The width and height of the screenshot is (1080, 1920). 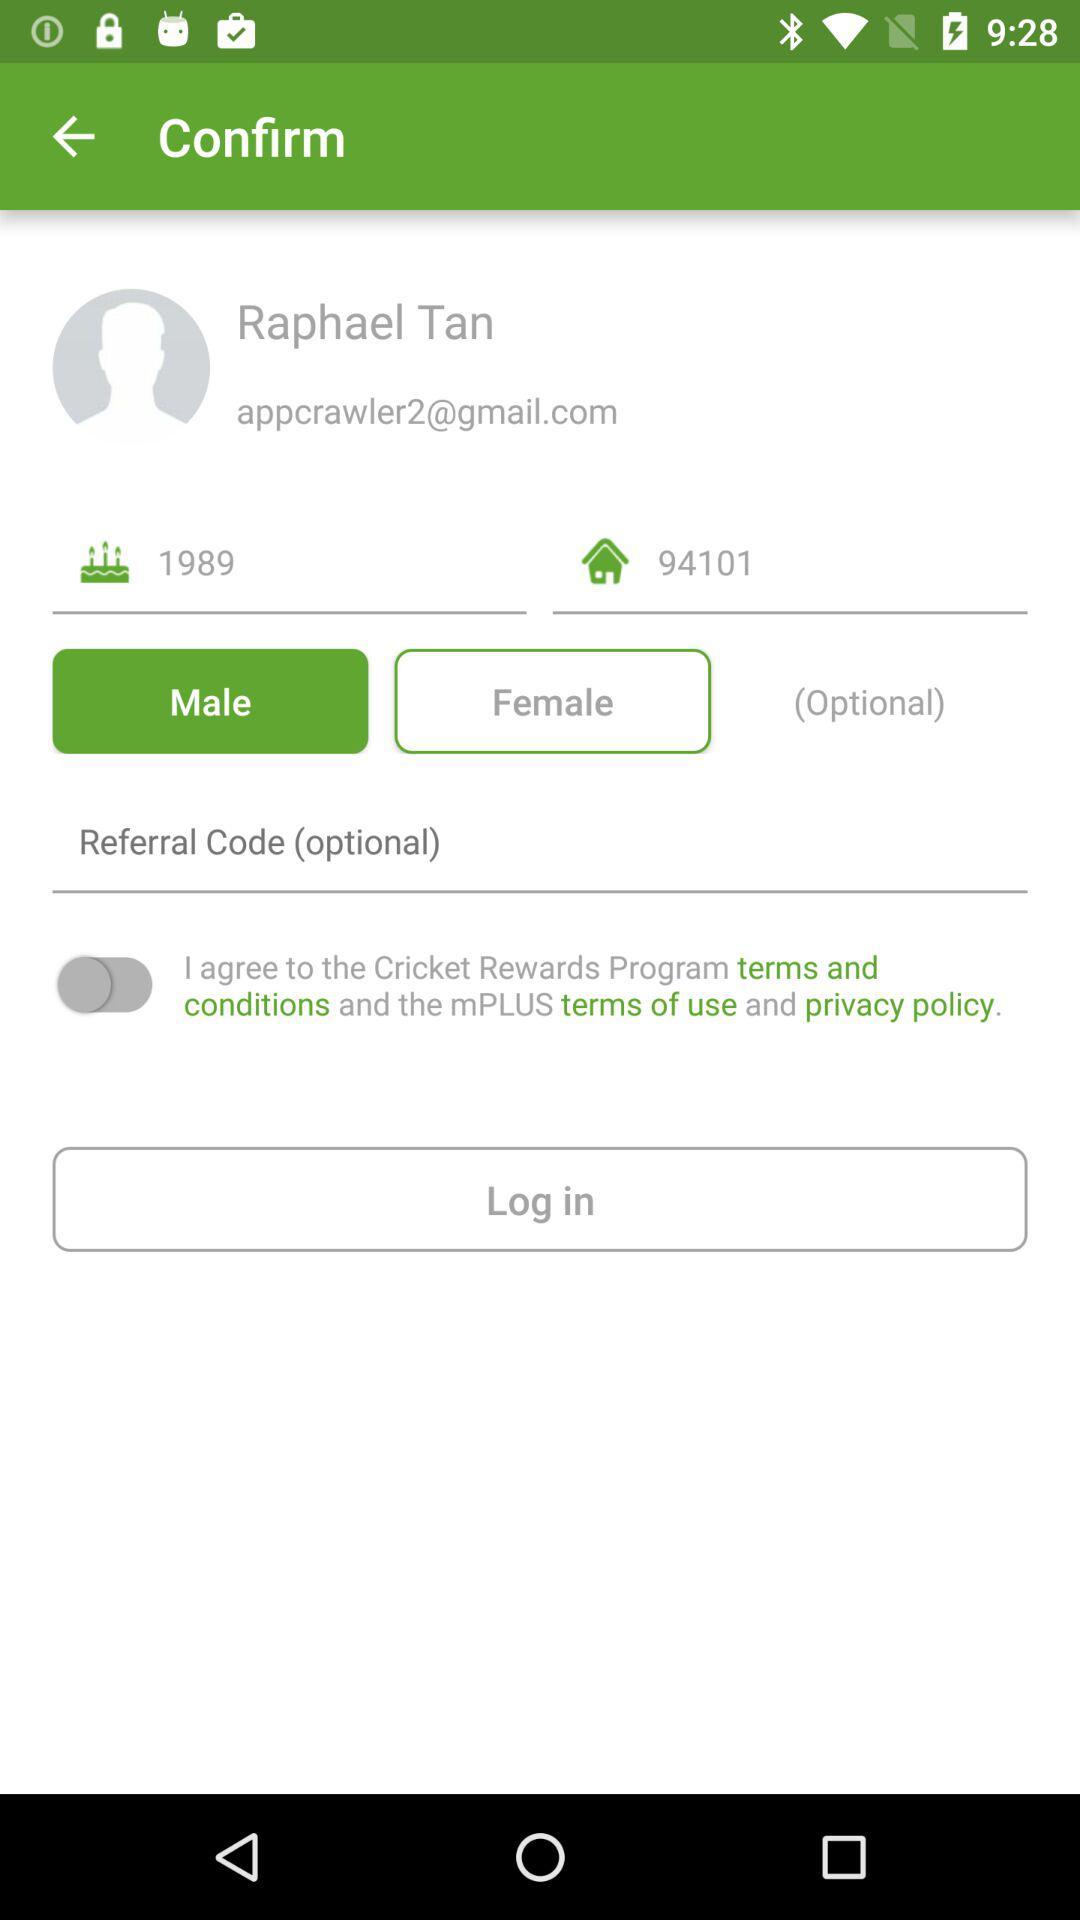 What do you see at coordinates (210, 701) in the screenshot?
I see `the item to the left of the female icon` at bounding box center [210, 701].